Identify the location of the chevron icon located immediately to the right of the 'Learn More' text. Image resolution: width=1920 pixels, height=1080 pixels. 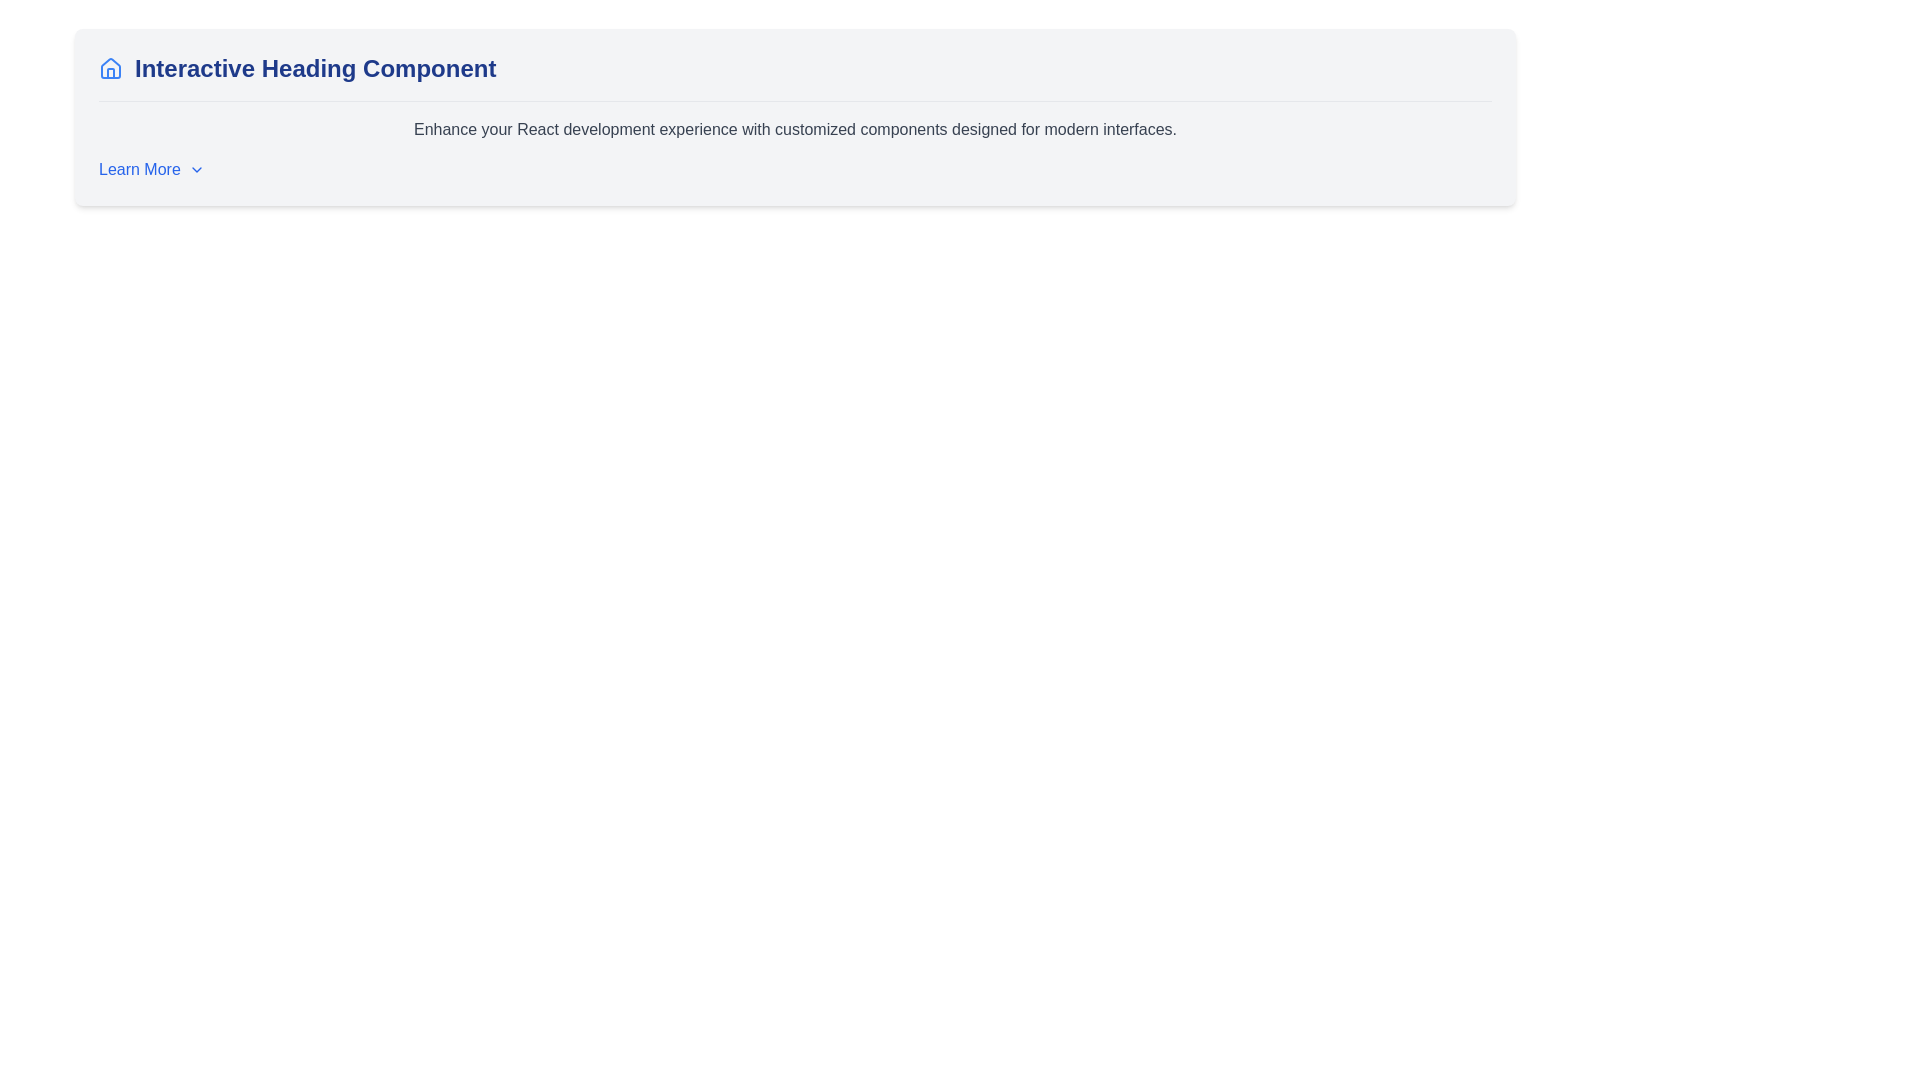
(196, 168).